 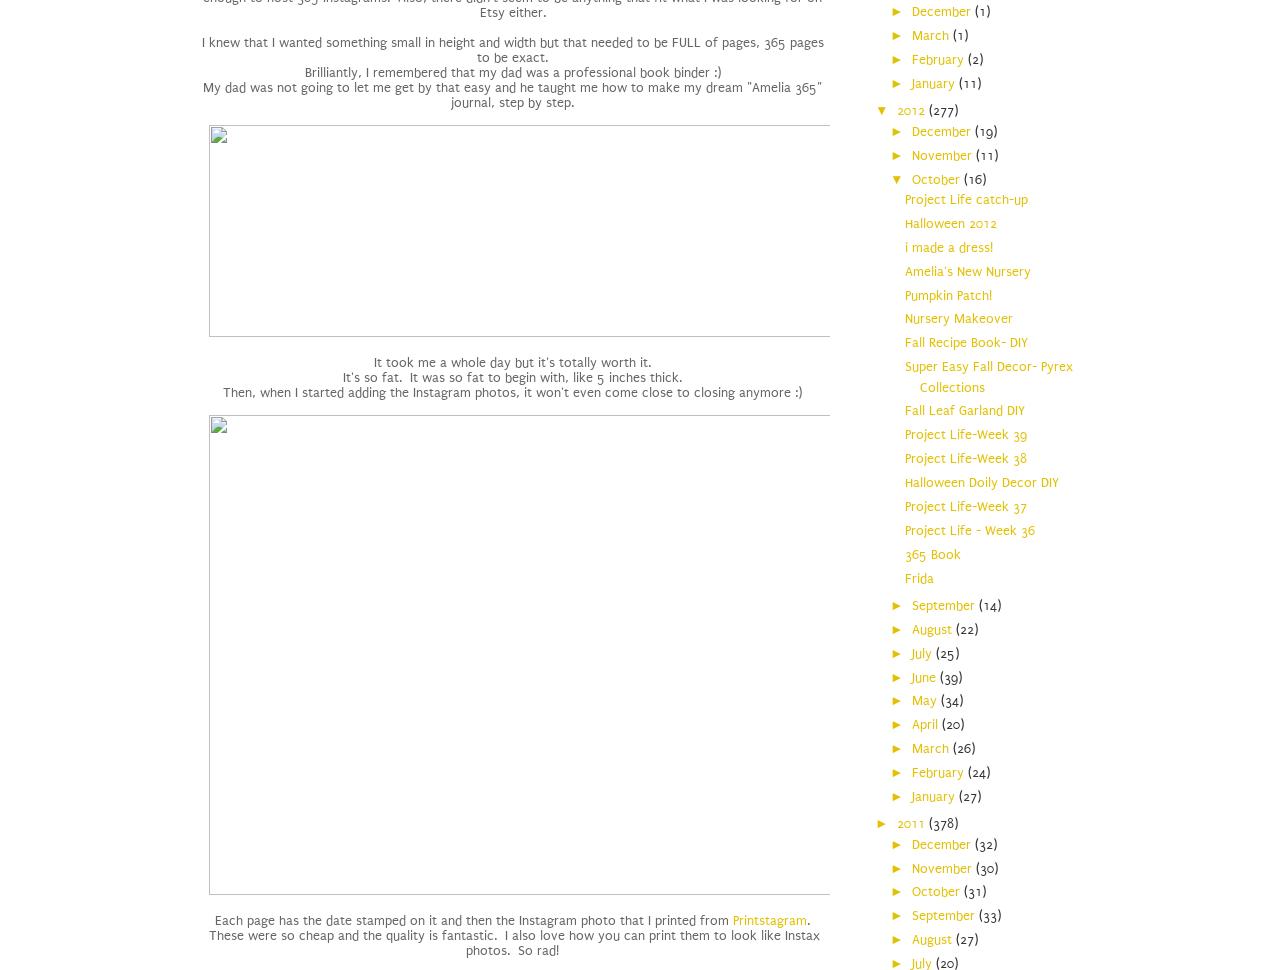 What do you see at coordinates (966, 457) in the screenshot?
I see `'Project Life-Week 38'` at bounding box center [966, 457].